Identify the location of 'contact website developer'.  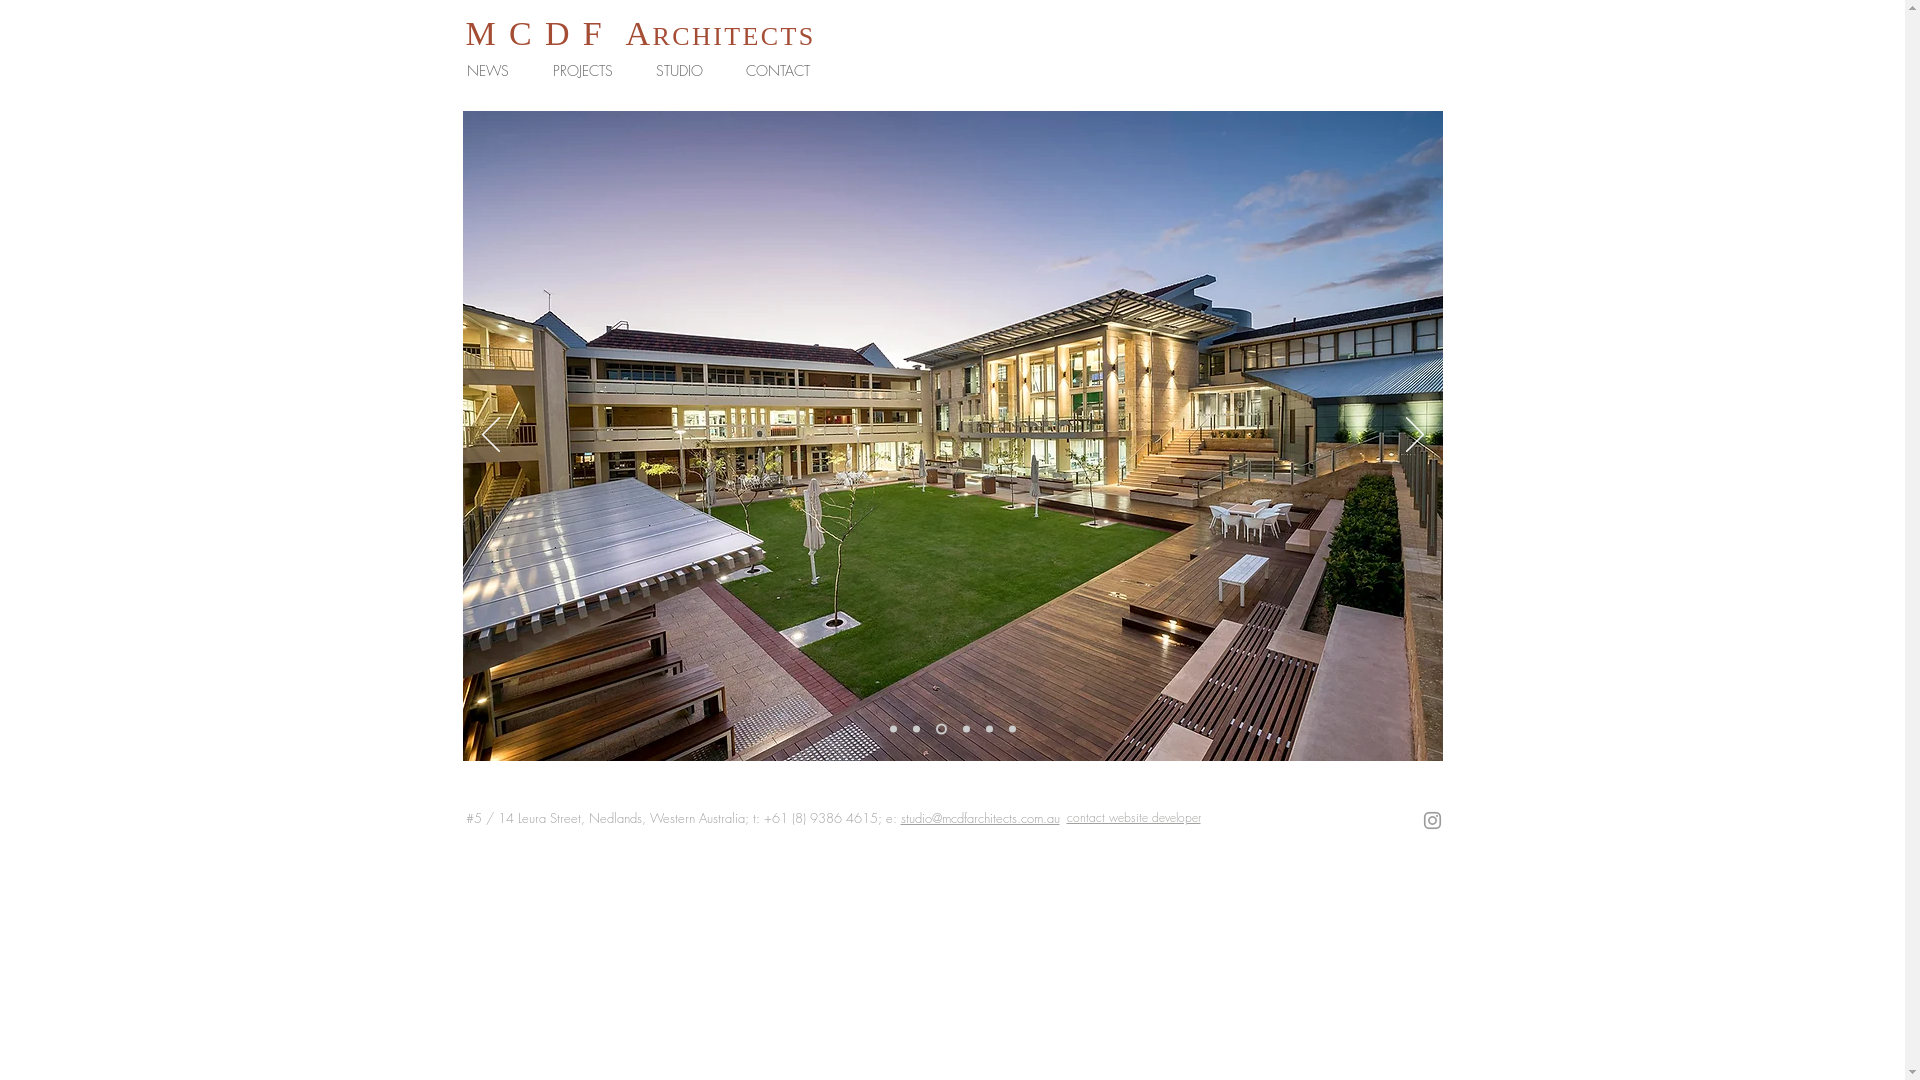
(1132, 817).